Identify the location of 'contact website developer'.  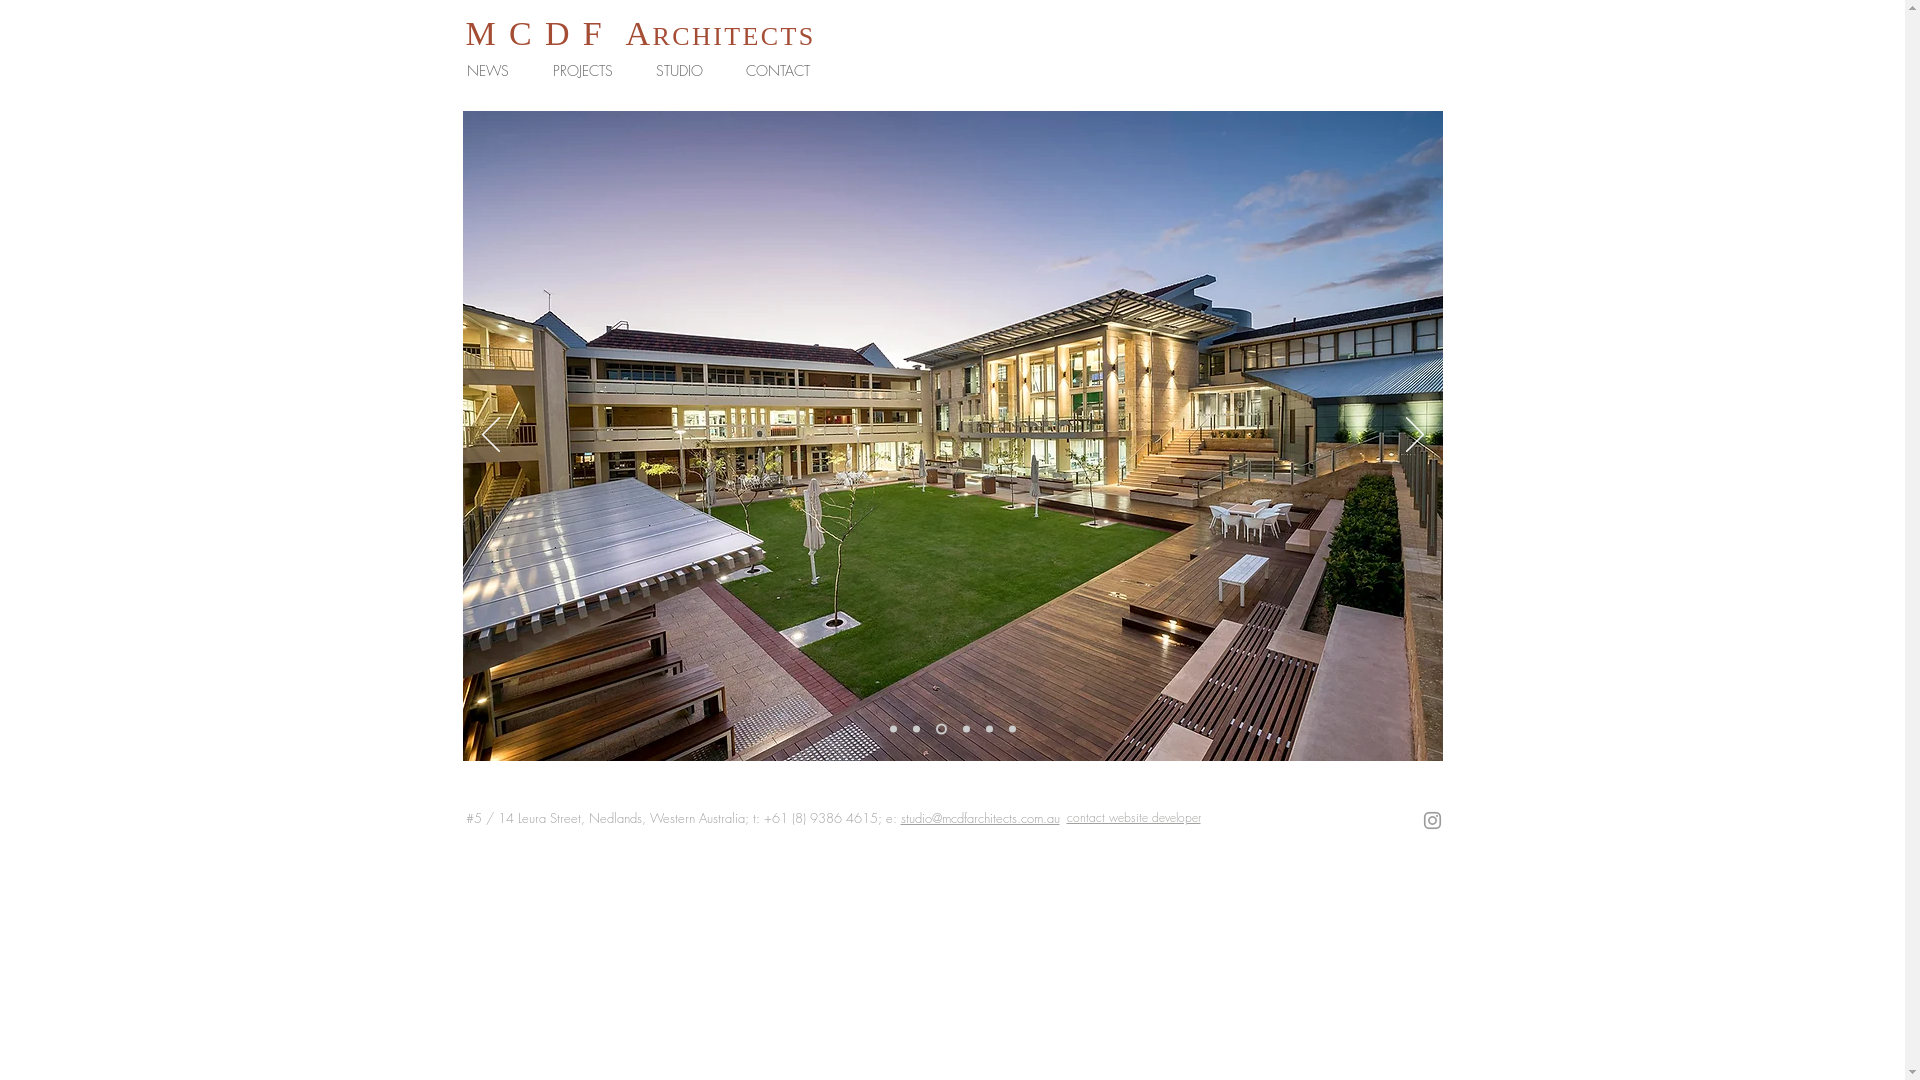
(1132, 817).